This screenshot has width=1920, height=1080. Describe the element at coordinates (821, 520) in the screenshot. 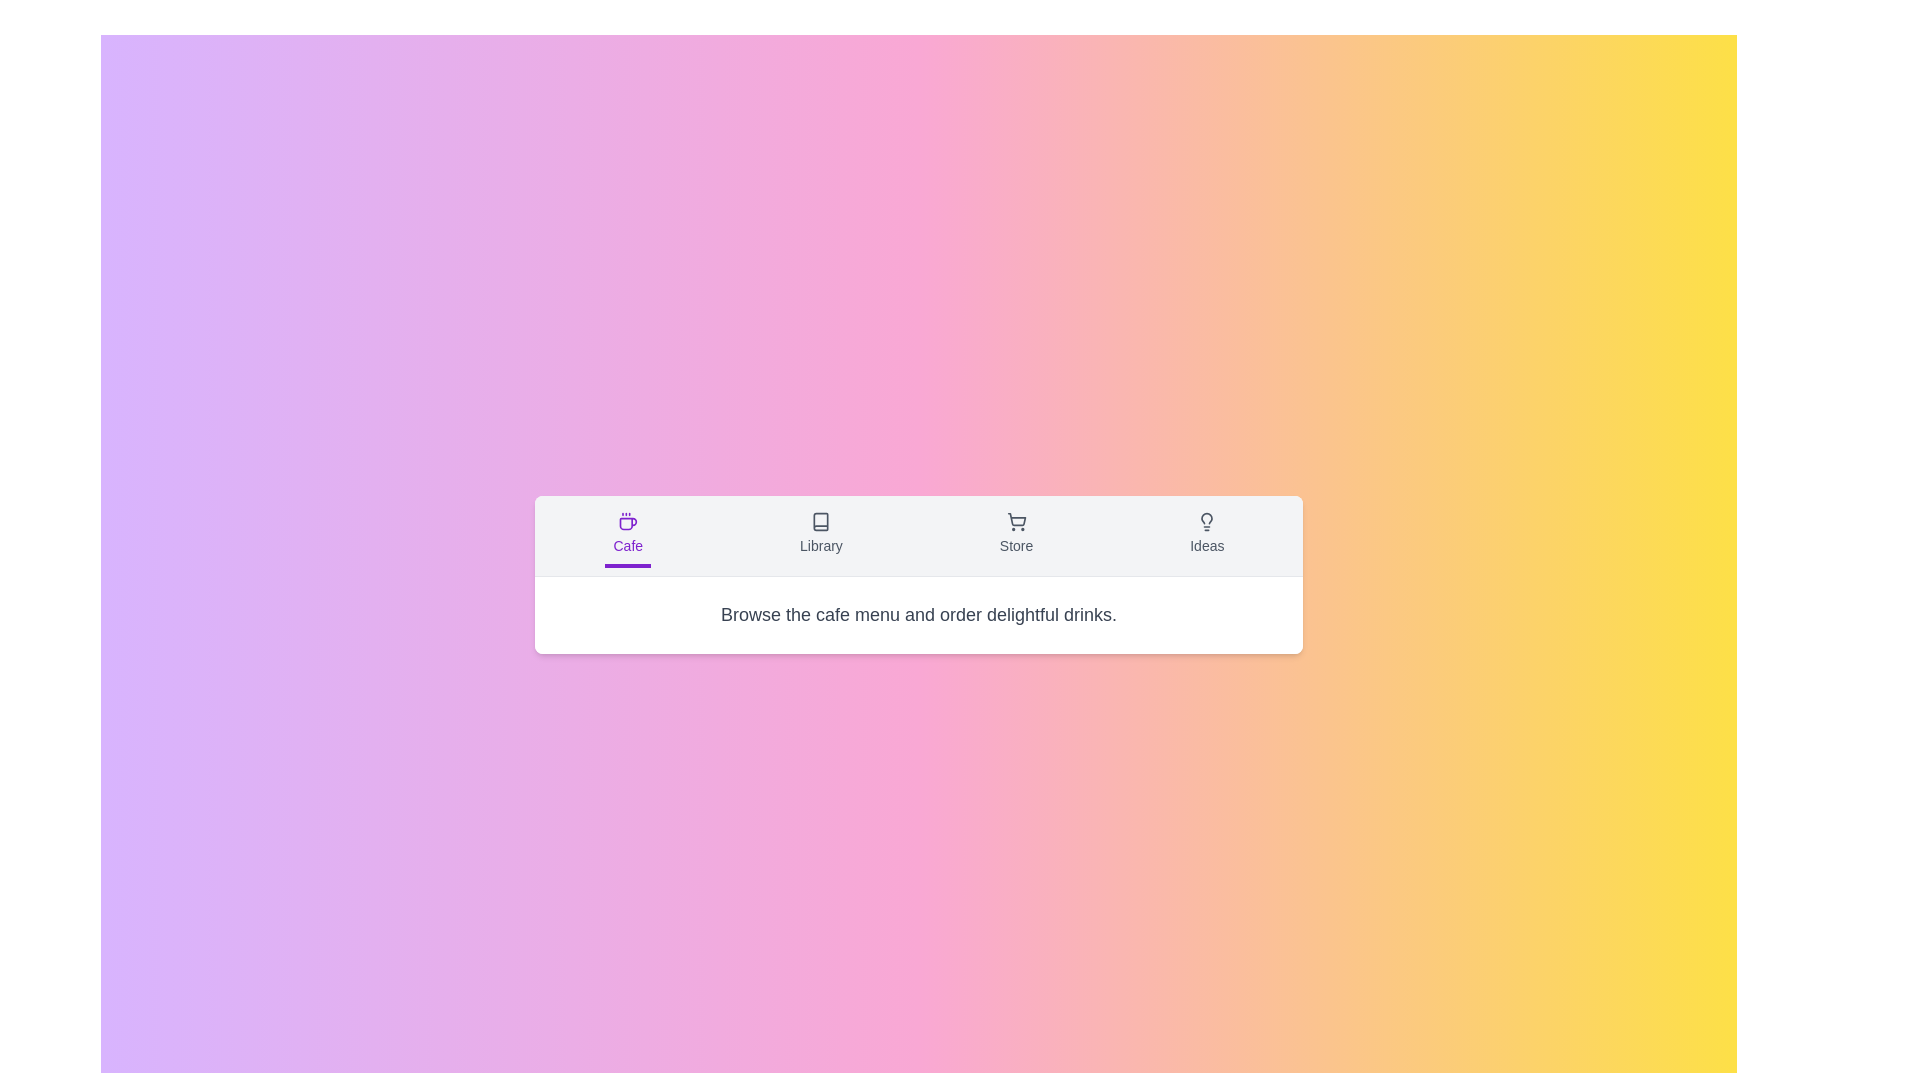

I see `the Library icon located in the center of the lower navigation bar, which signifies library-related actions or content` at that location.